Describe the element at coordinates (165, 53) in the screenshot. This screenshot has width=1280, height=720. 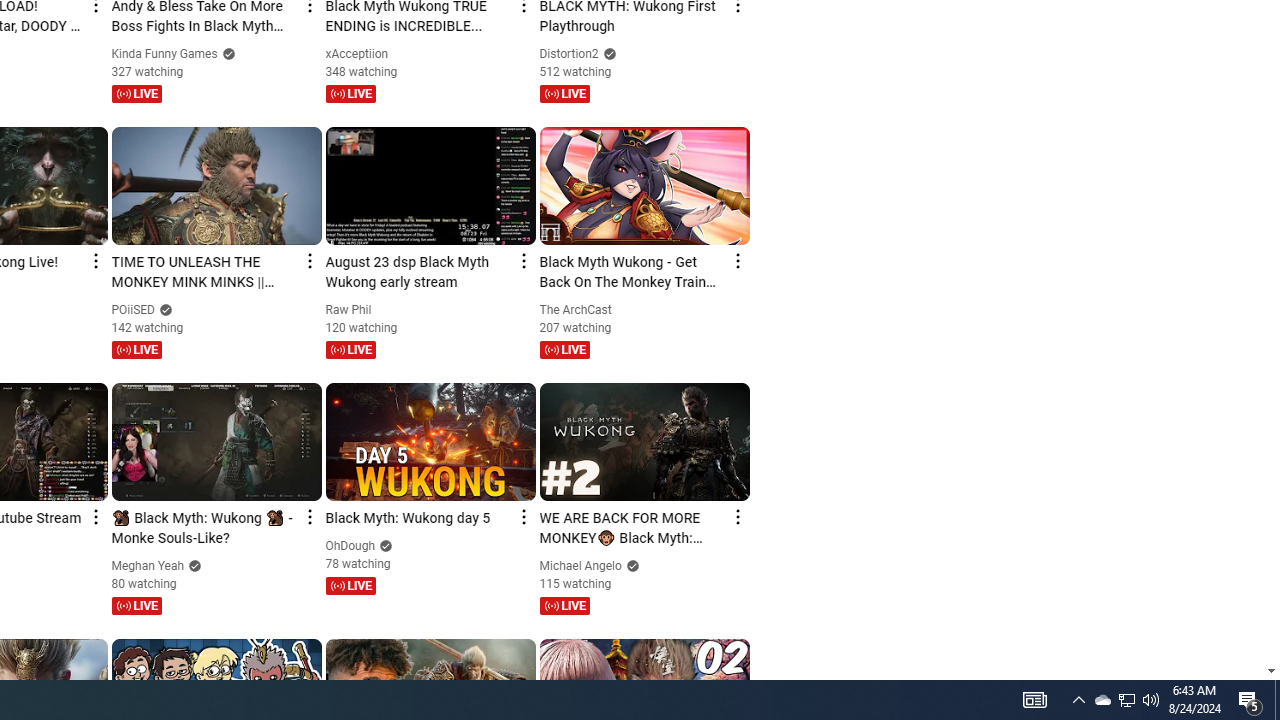
I see `'Kinda Funny Games'` at that location.